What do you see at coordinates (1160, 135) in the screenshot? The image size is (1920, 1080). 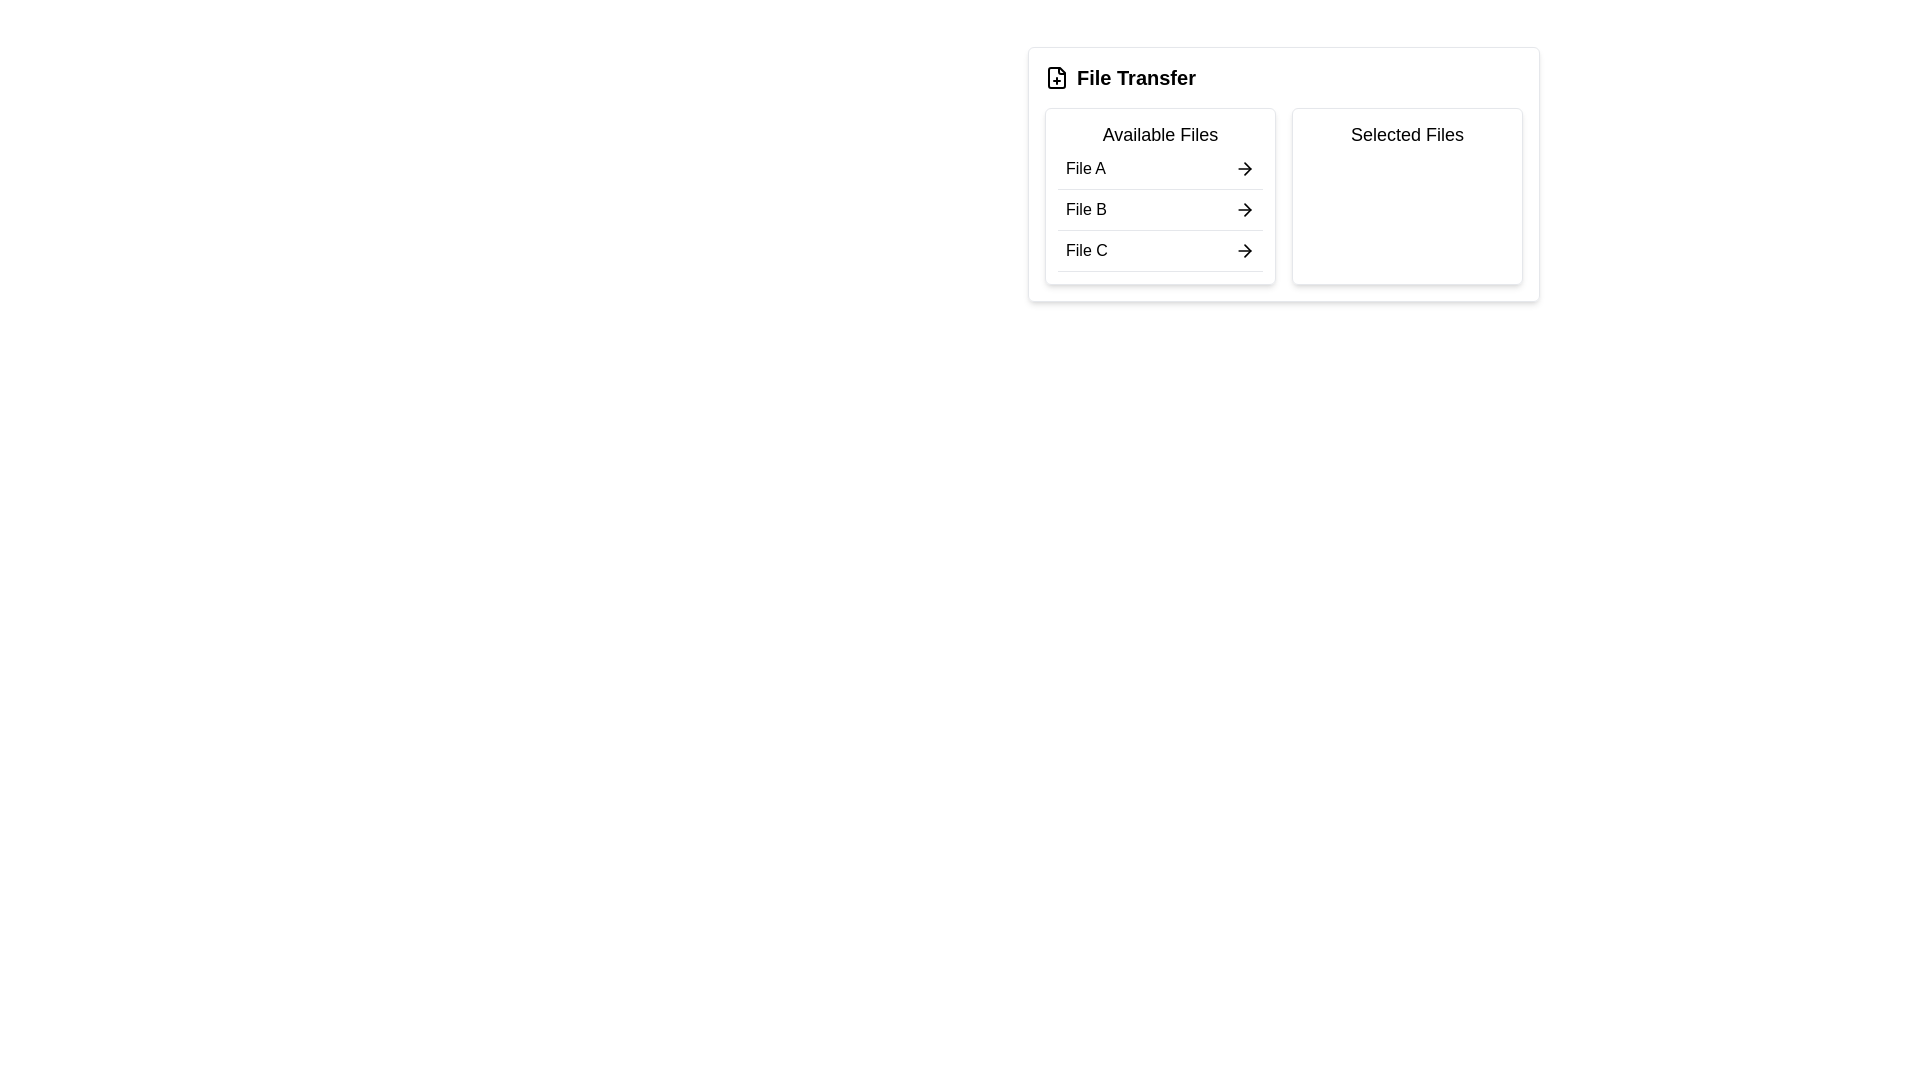 I see `the text label indicating the available files section, which is positioned at the top of the box listing 'File A', 'File B', and 'File C'` at bounding box center [1160, 135].